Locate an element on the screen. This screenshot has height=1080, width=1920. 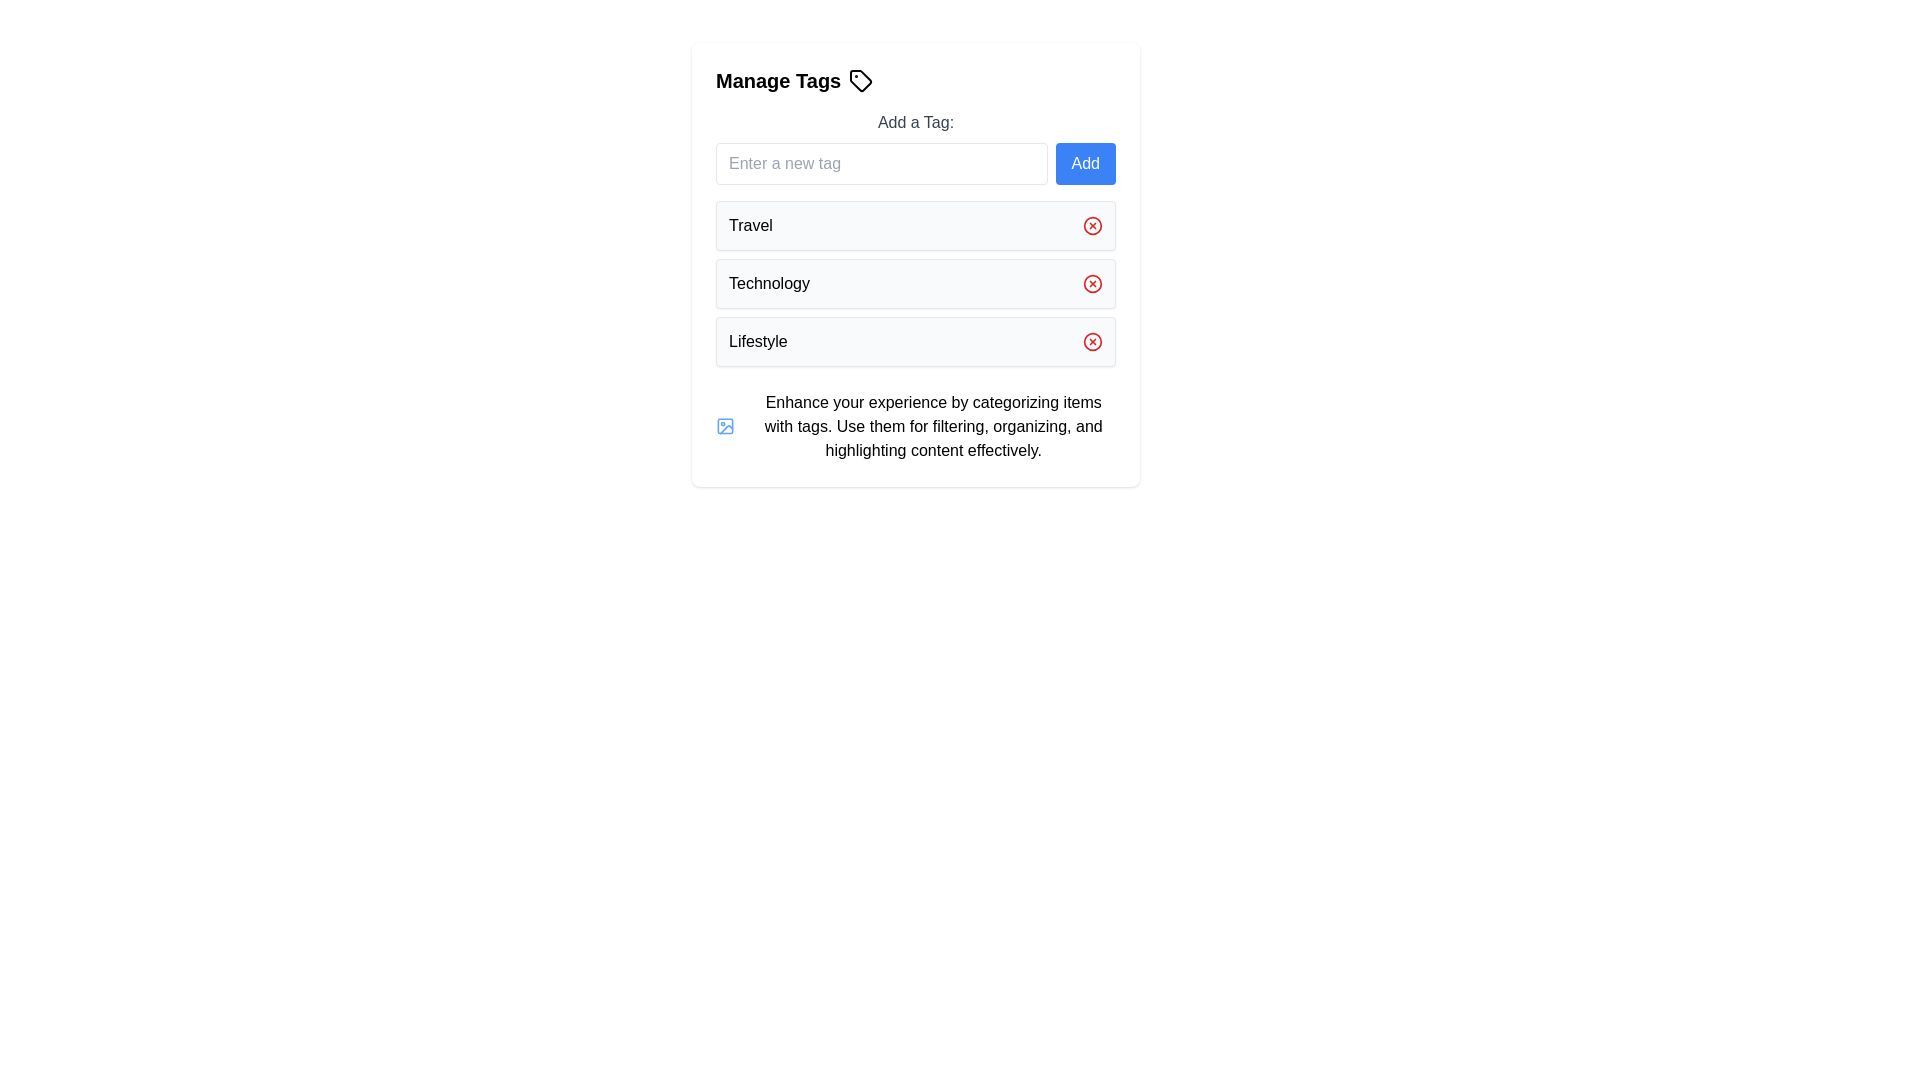
the tagging icon located in the top-right area of the interface, near the title section labeled 'Manage Tags' is located at coordinates (861, 80).